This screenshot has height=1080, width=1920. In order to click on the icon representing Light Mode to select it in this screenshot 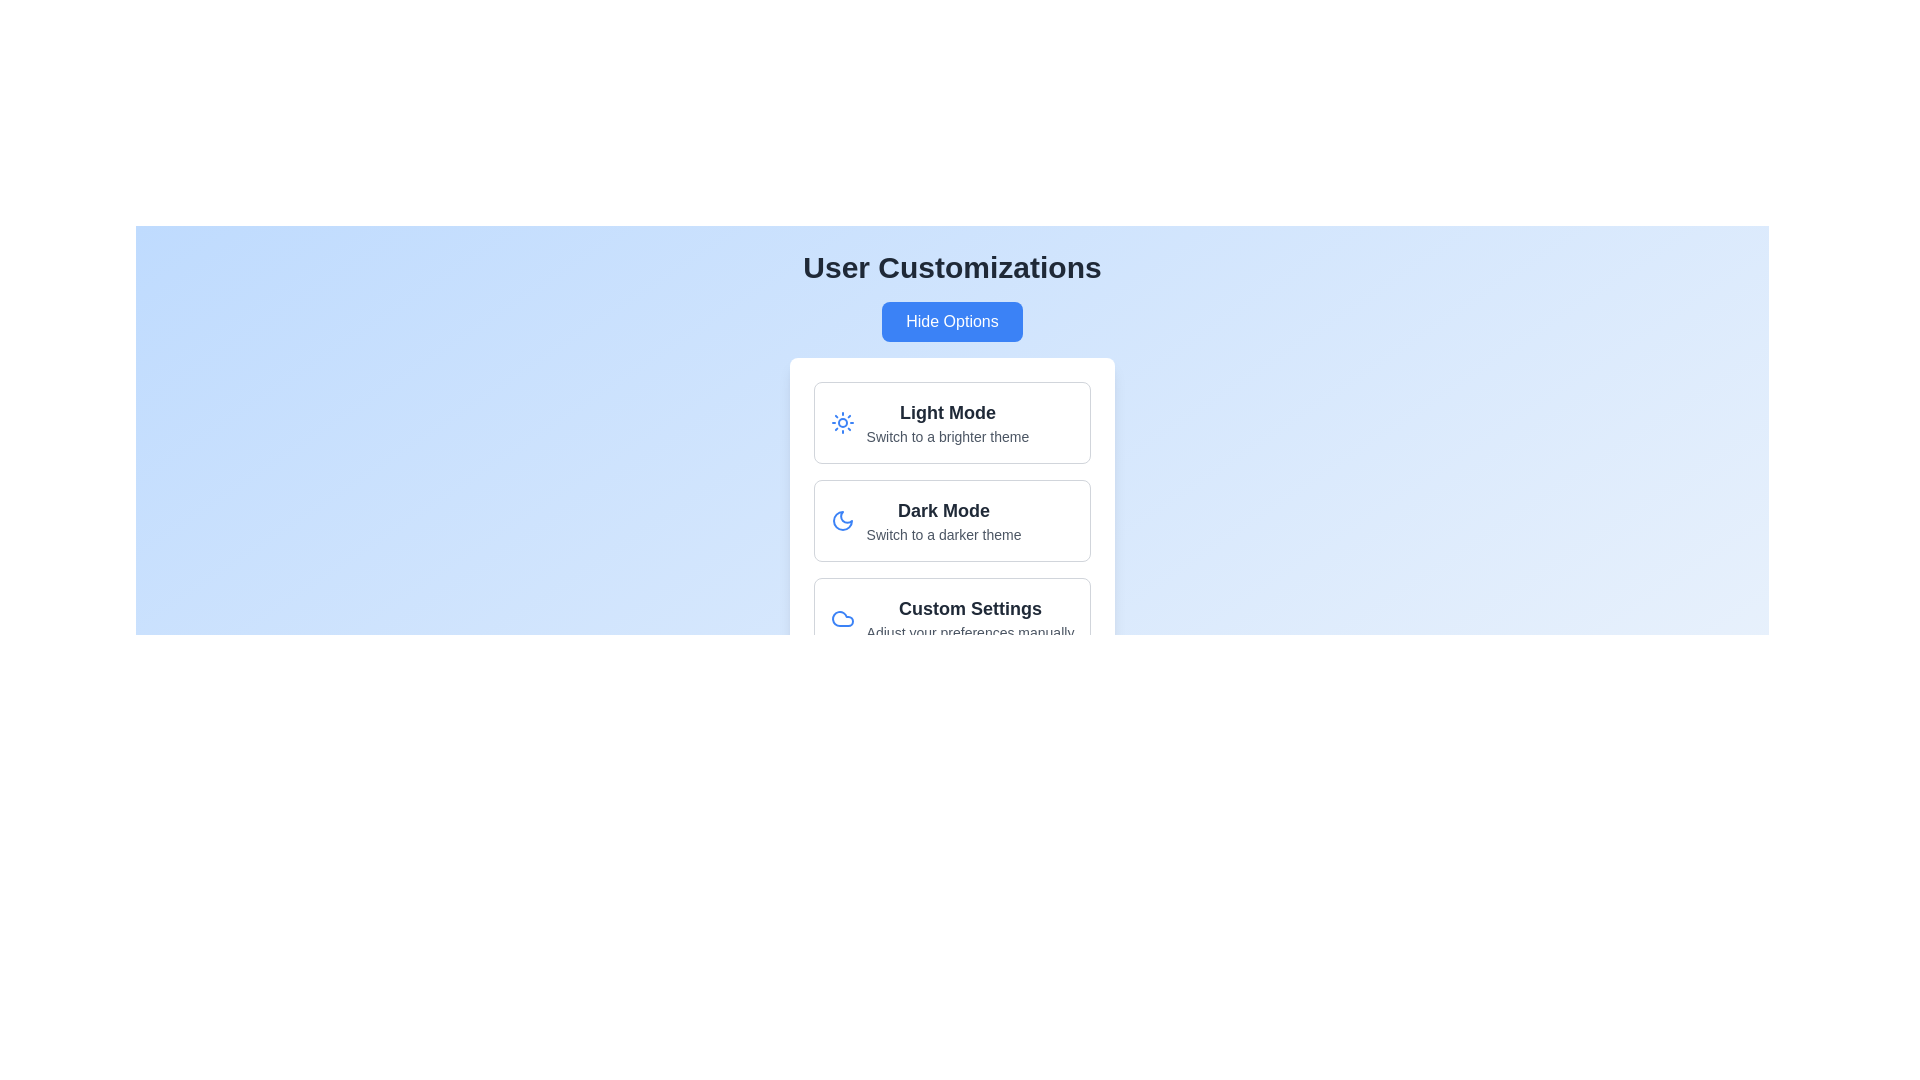, I will do `click(841, 422)`.